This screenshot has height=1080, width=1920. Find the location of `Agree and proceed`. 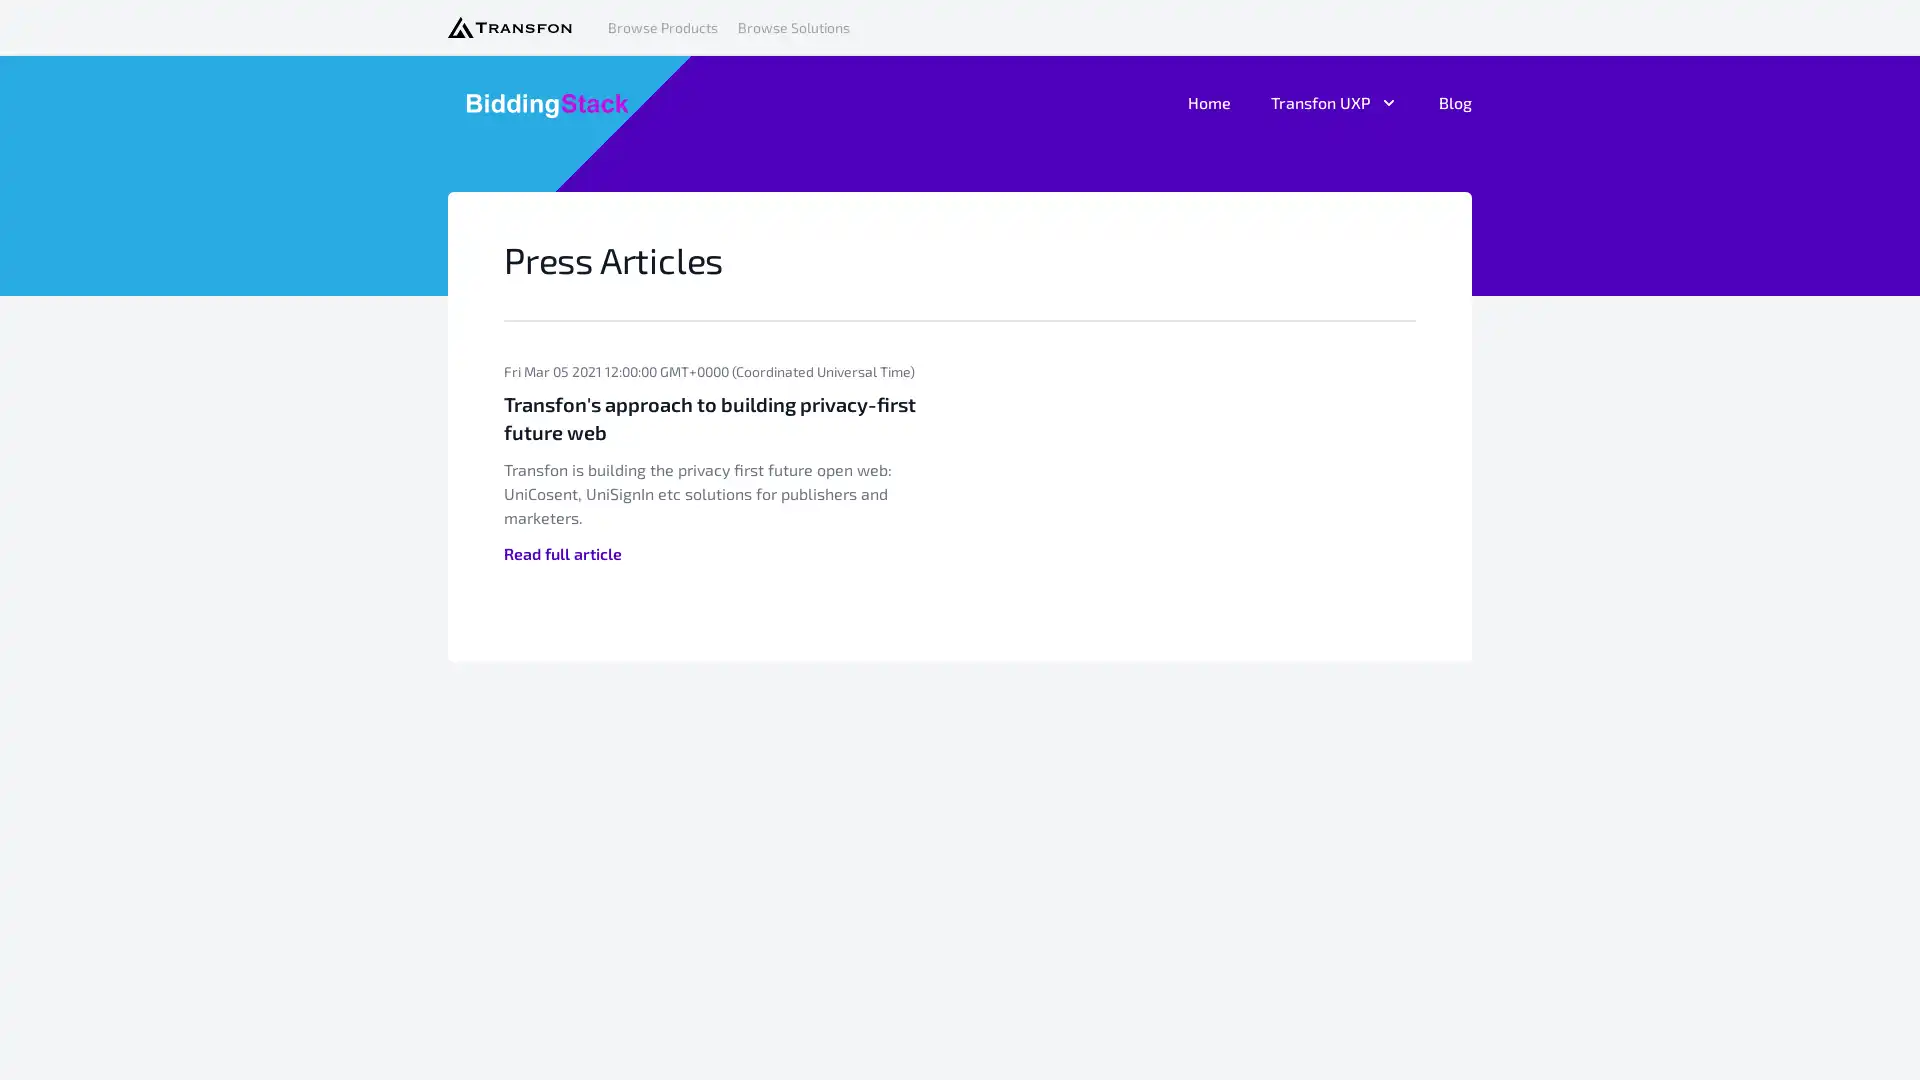

Agree and proceed is located at coordinates (360, 1043).